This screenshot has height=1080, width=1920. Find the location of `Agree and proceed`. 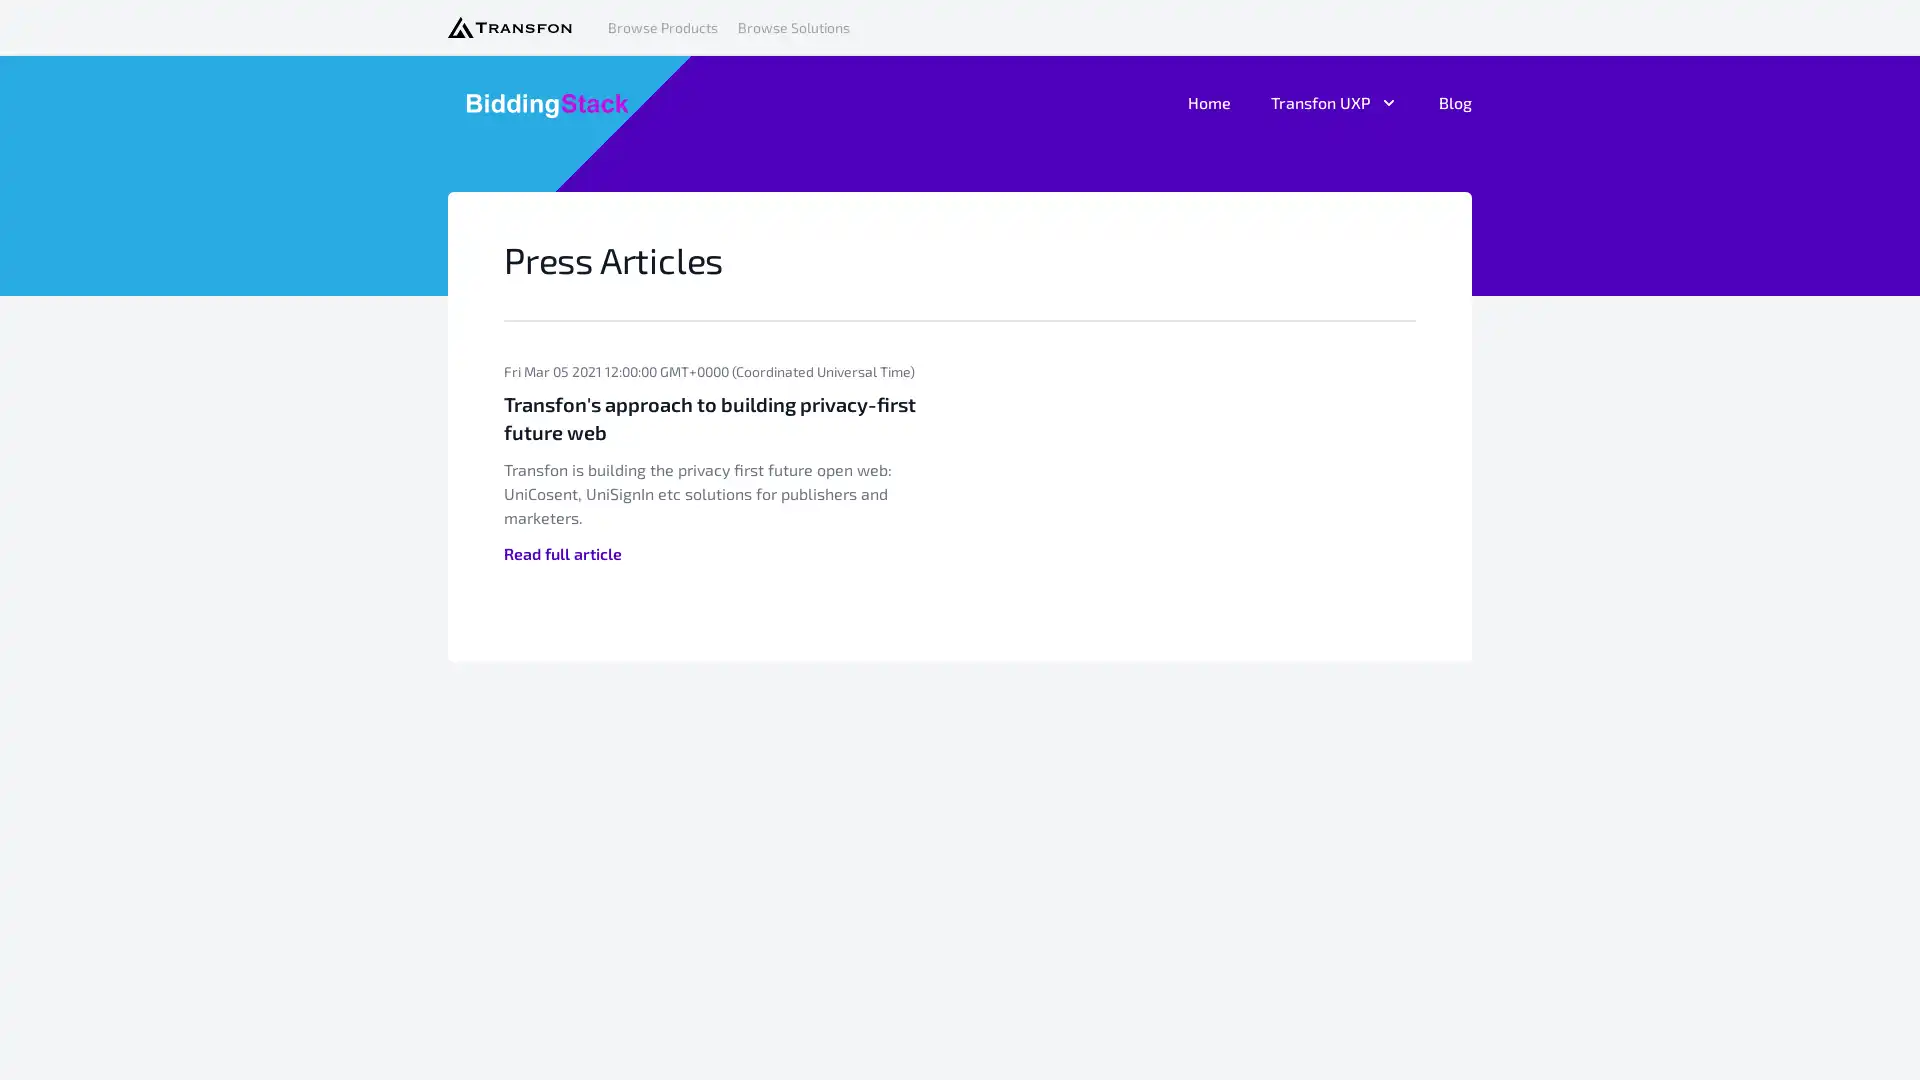

Agree and proceed is located at coordinates (360, 1043).